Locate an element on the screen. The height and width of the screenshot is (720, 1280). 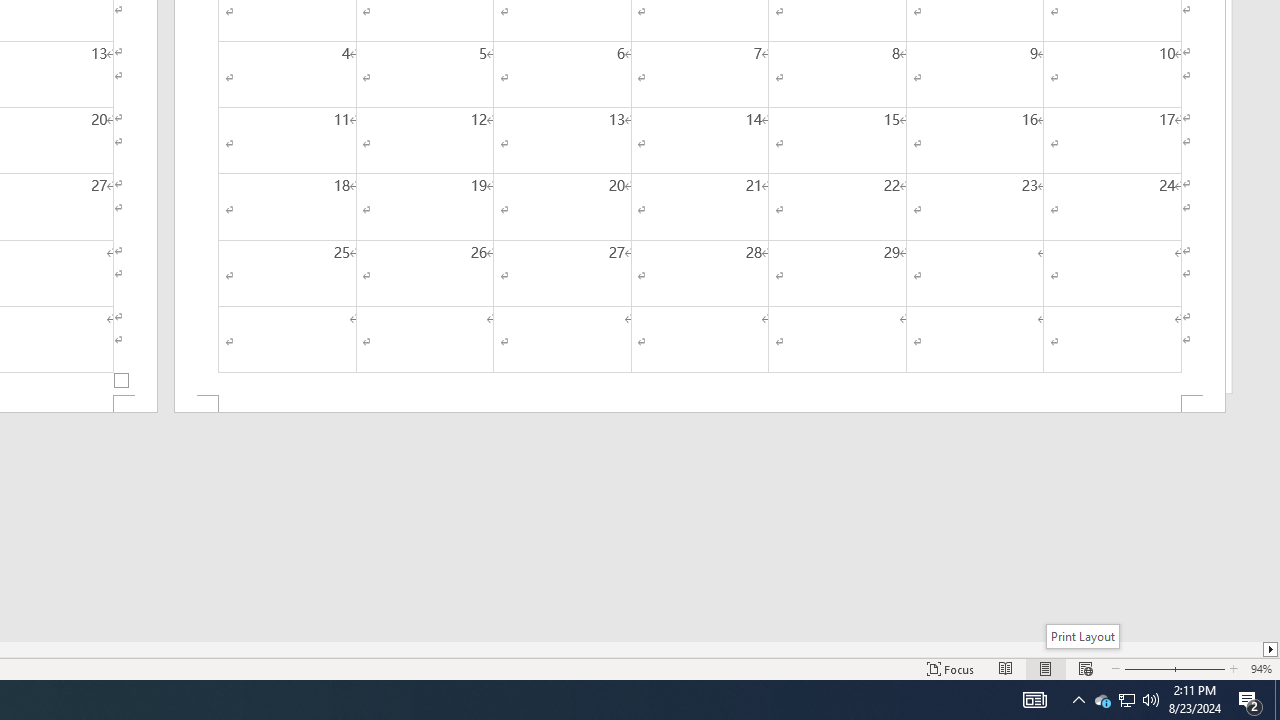
'Column right' is located at coordinates (1270, 649).